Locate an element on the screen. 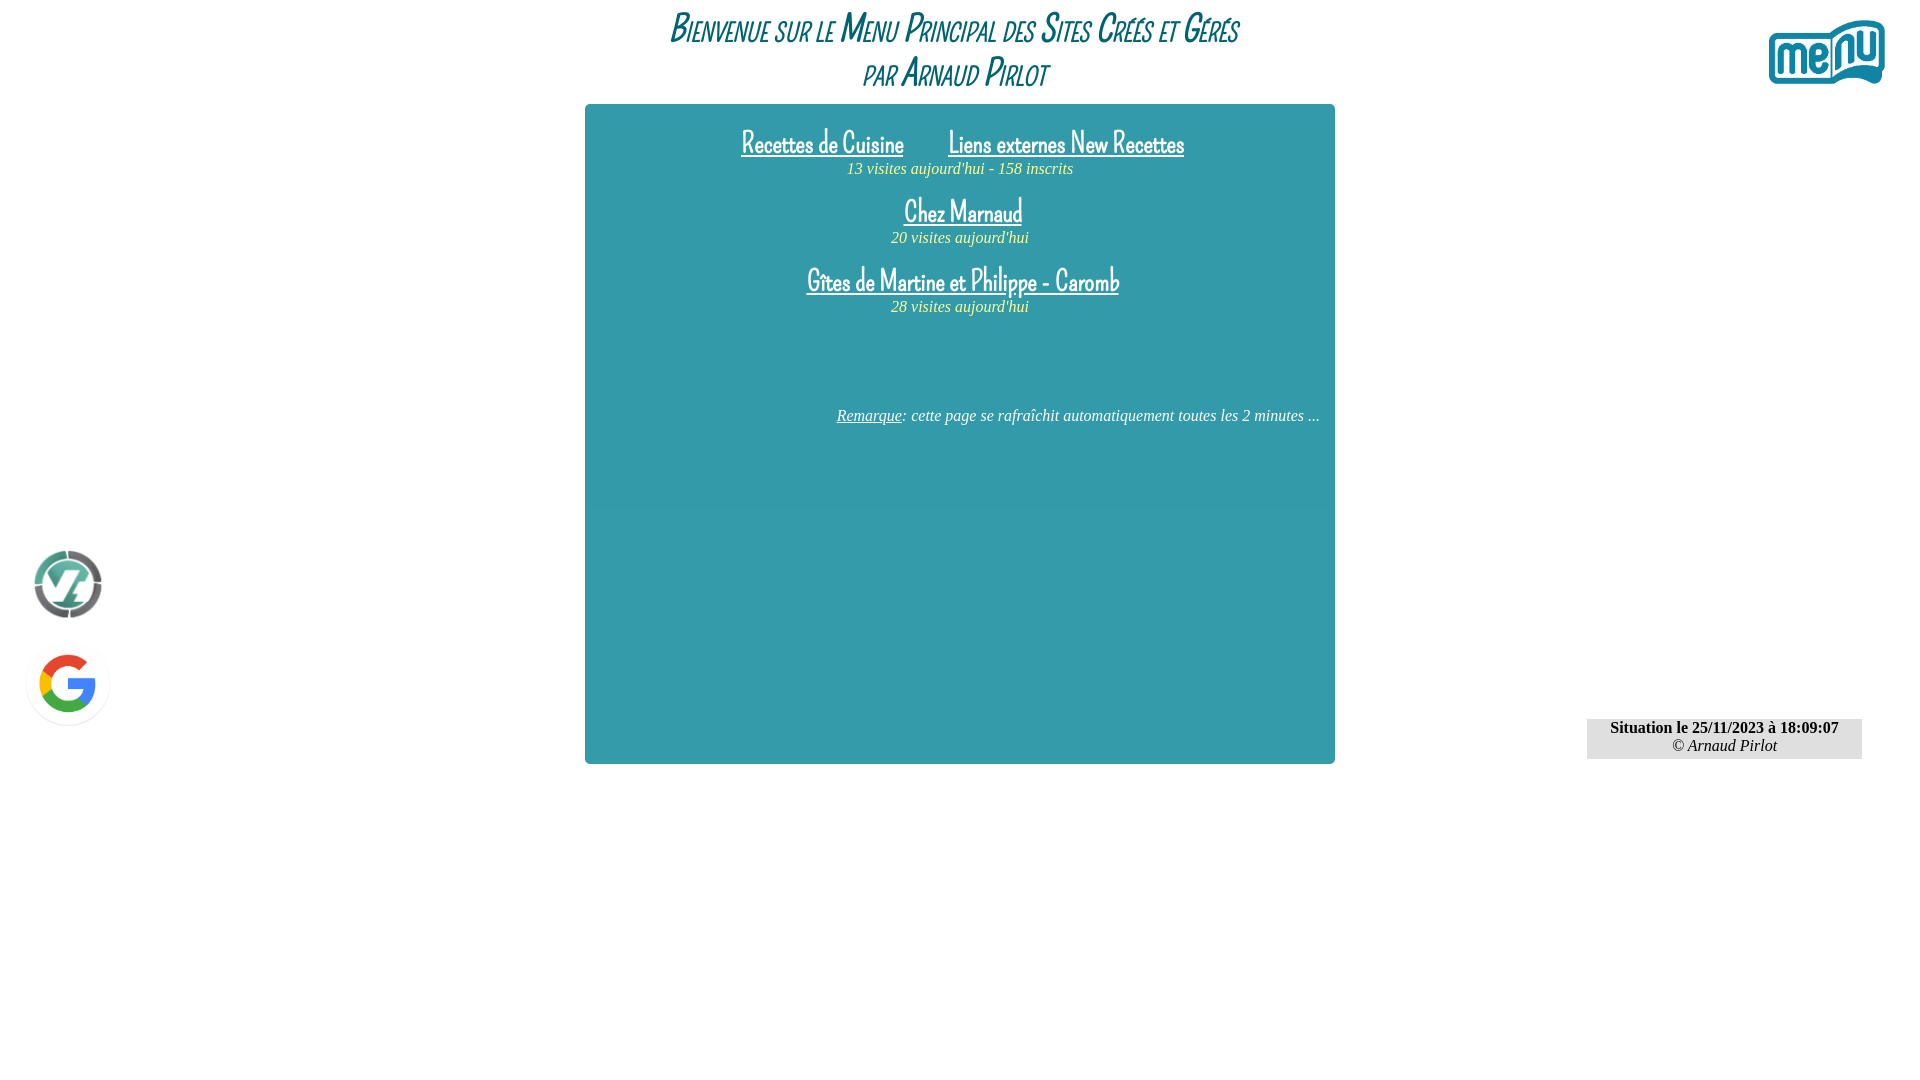  'Google' is located at coordinates (18, 685).